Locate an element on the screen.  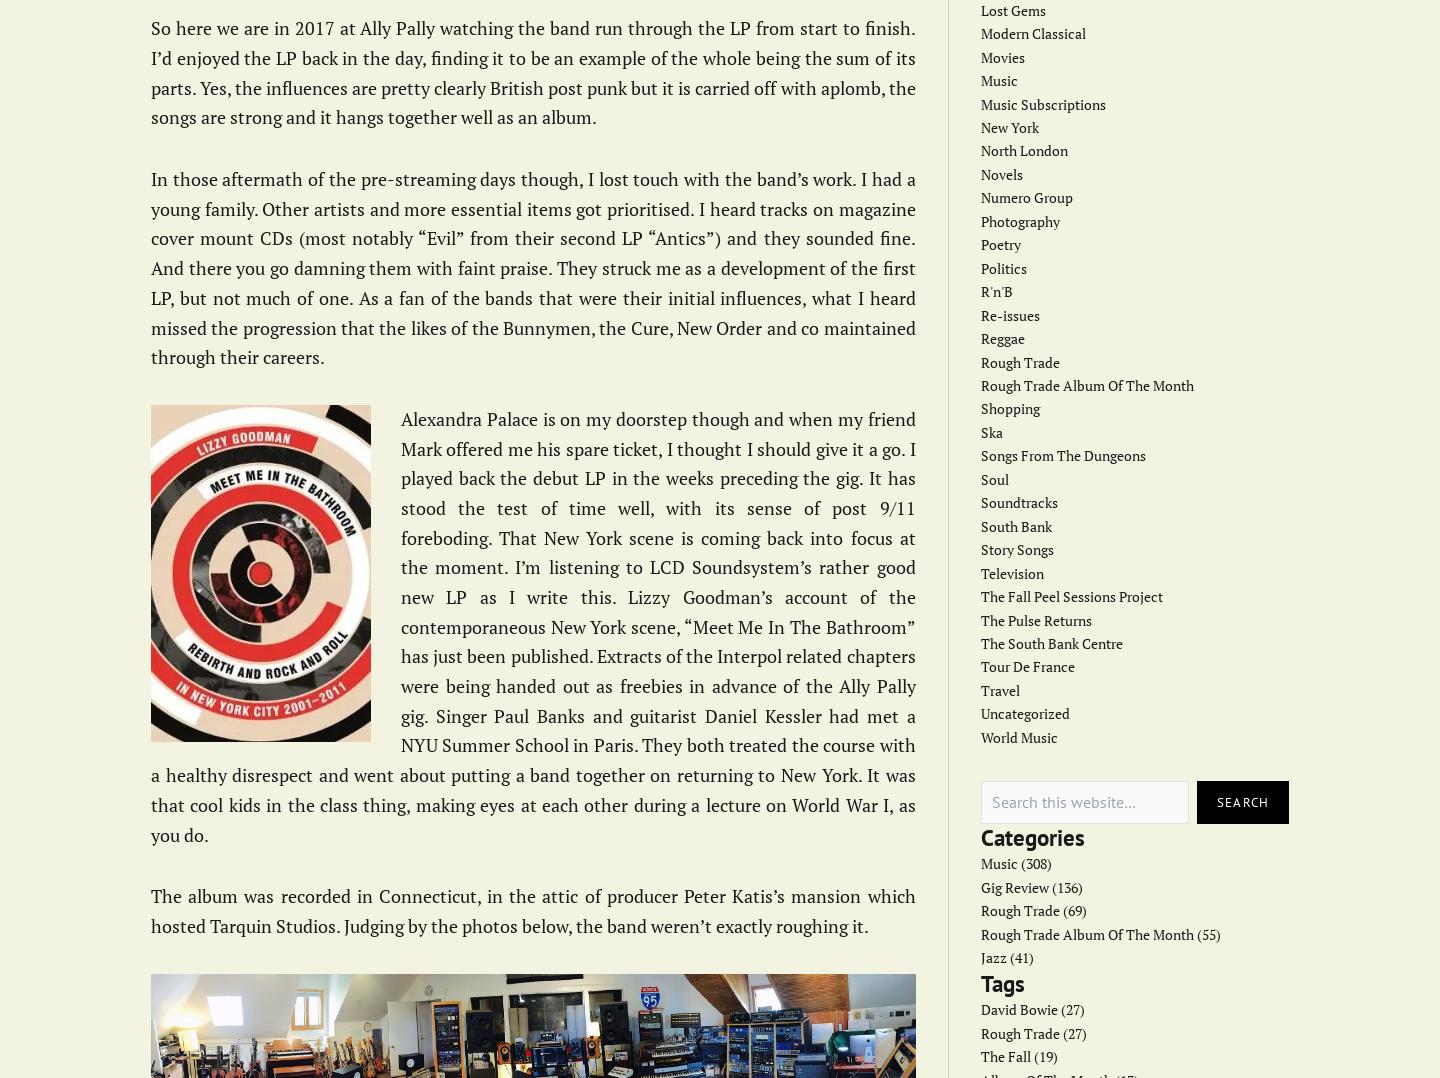
'Rough Trade Album Of The Month' is located at coordinates (1085, 385).